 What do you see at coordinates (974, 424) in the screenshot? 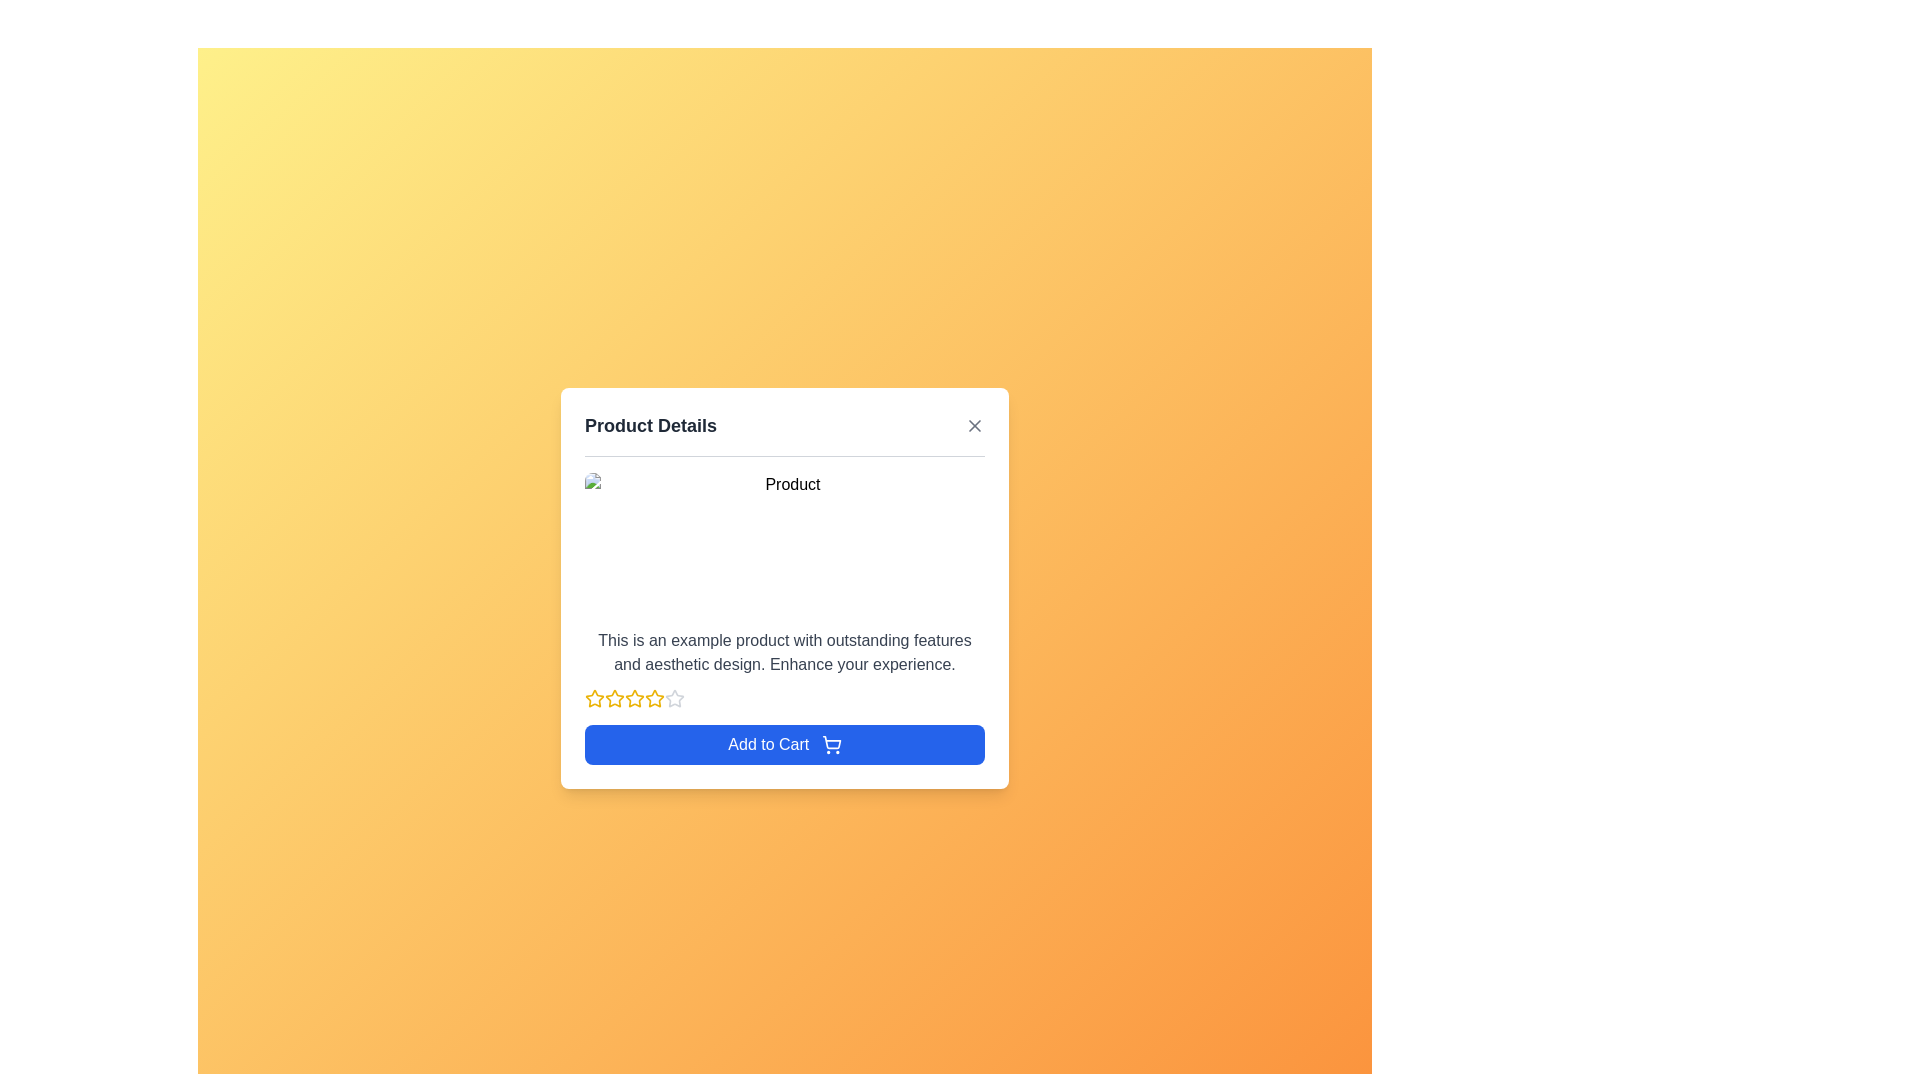
I see `the Close icon, represented by a diagonal cross, located at the top-right corner of the 'Product Details' dialog box` at bounding box center [974, 424].